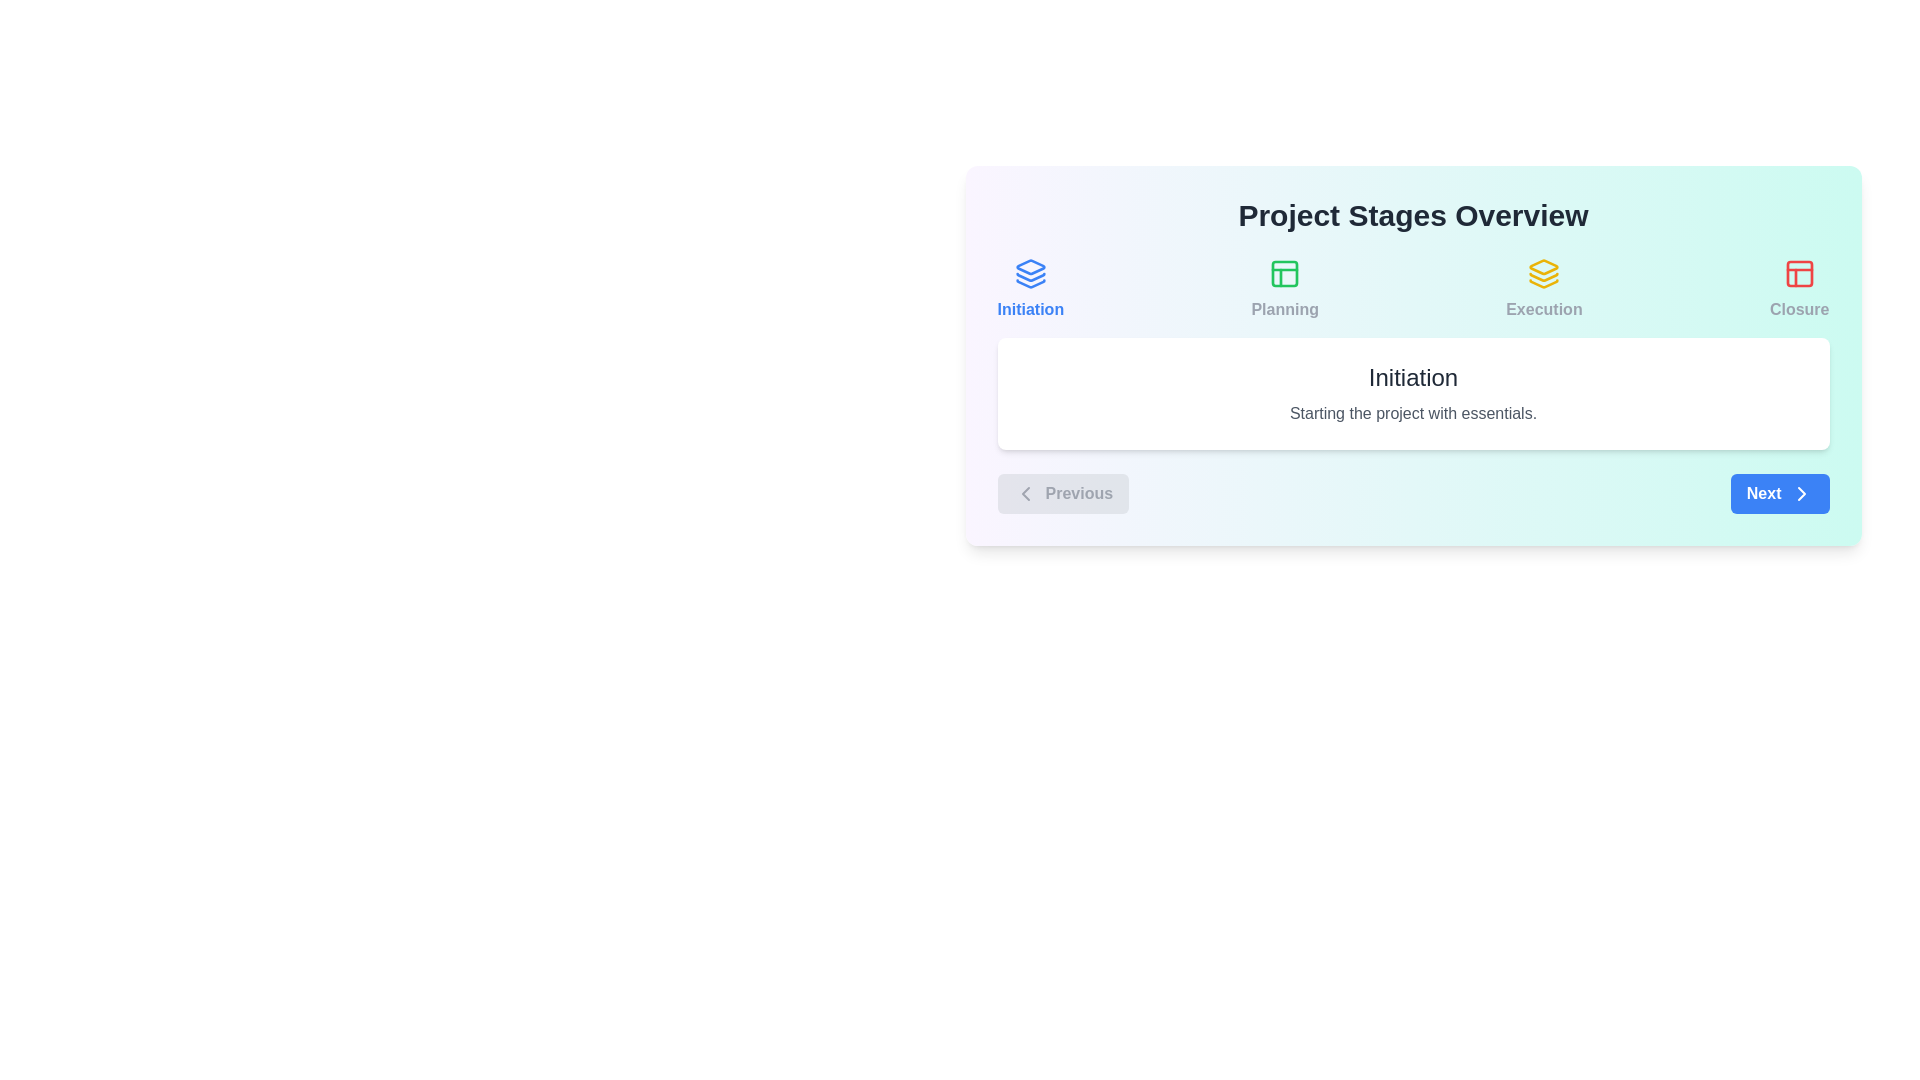 This screenshot has height=1080, width=1920. What do you see at coordinates (1543, 284) in the screenshot?
I see `the 'Execution' project stage icon, which is the third icon from the left in the 'Project Stages Overview' UI, positioned between 'Planning' and 'Closure'` at bounding box center [1543, 284].